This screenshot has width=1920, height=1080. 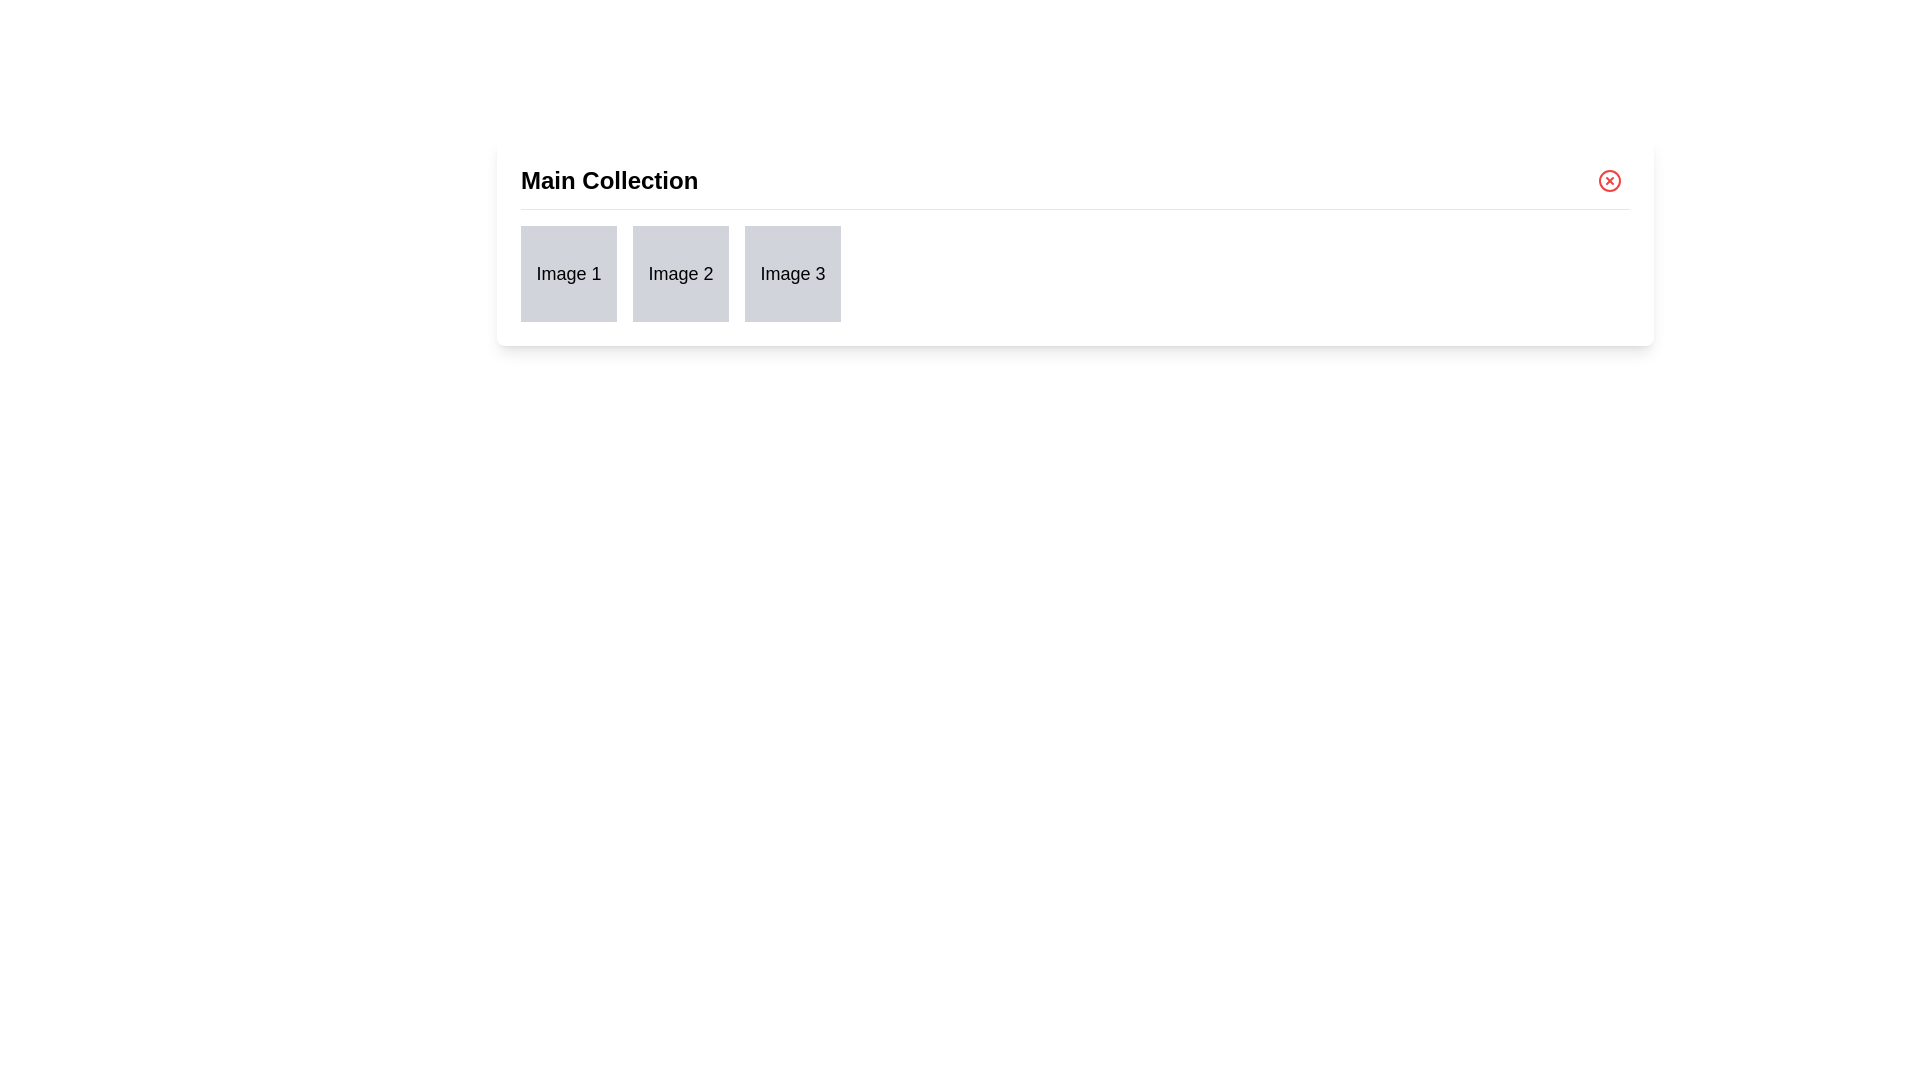 What do you see at coordinates (681, 273) in the screenshot?
I see `the button labeled 'Image 2' located under the 'Main Collection' label` at bounding box center [681, 273].